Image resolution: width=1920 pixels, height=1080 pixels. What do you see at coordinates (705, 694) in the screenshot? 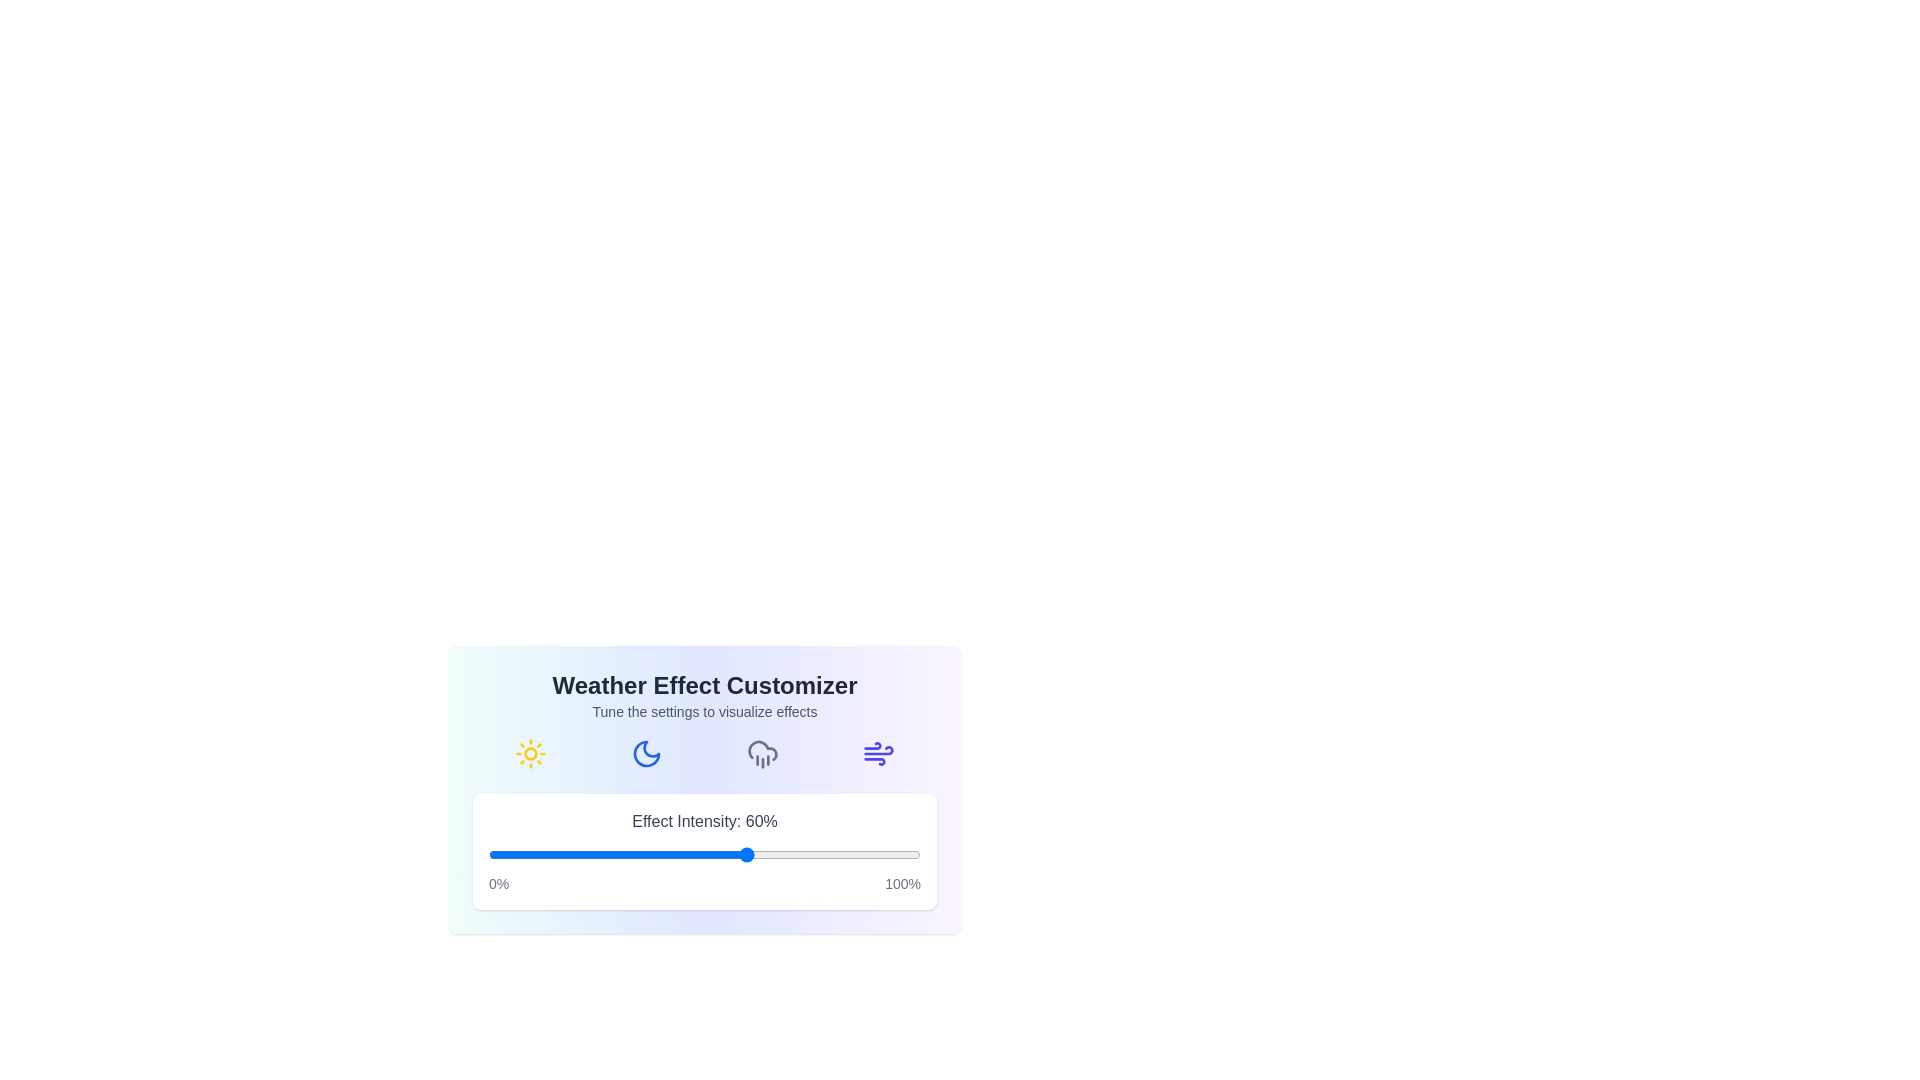
I see `the 'Weather Effect Customizer' text block which includes a bold title and a lighter subtitle, positioned at the top of the card-like section` at bounding box center [705, 694].